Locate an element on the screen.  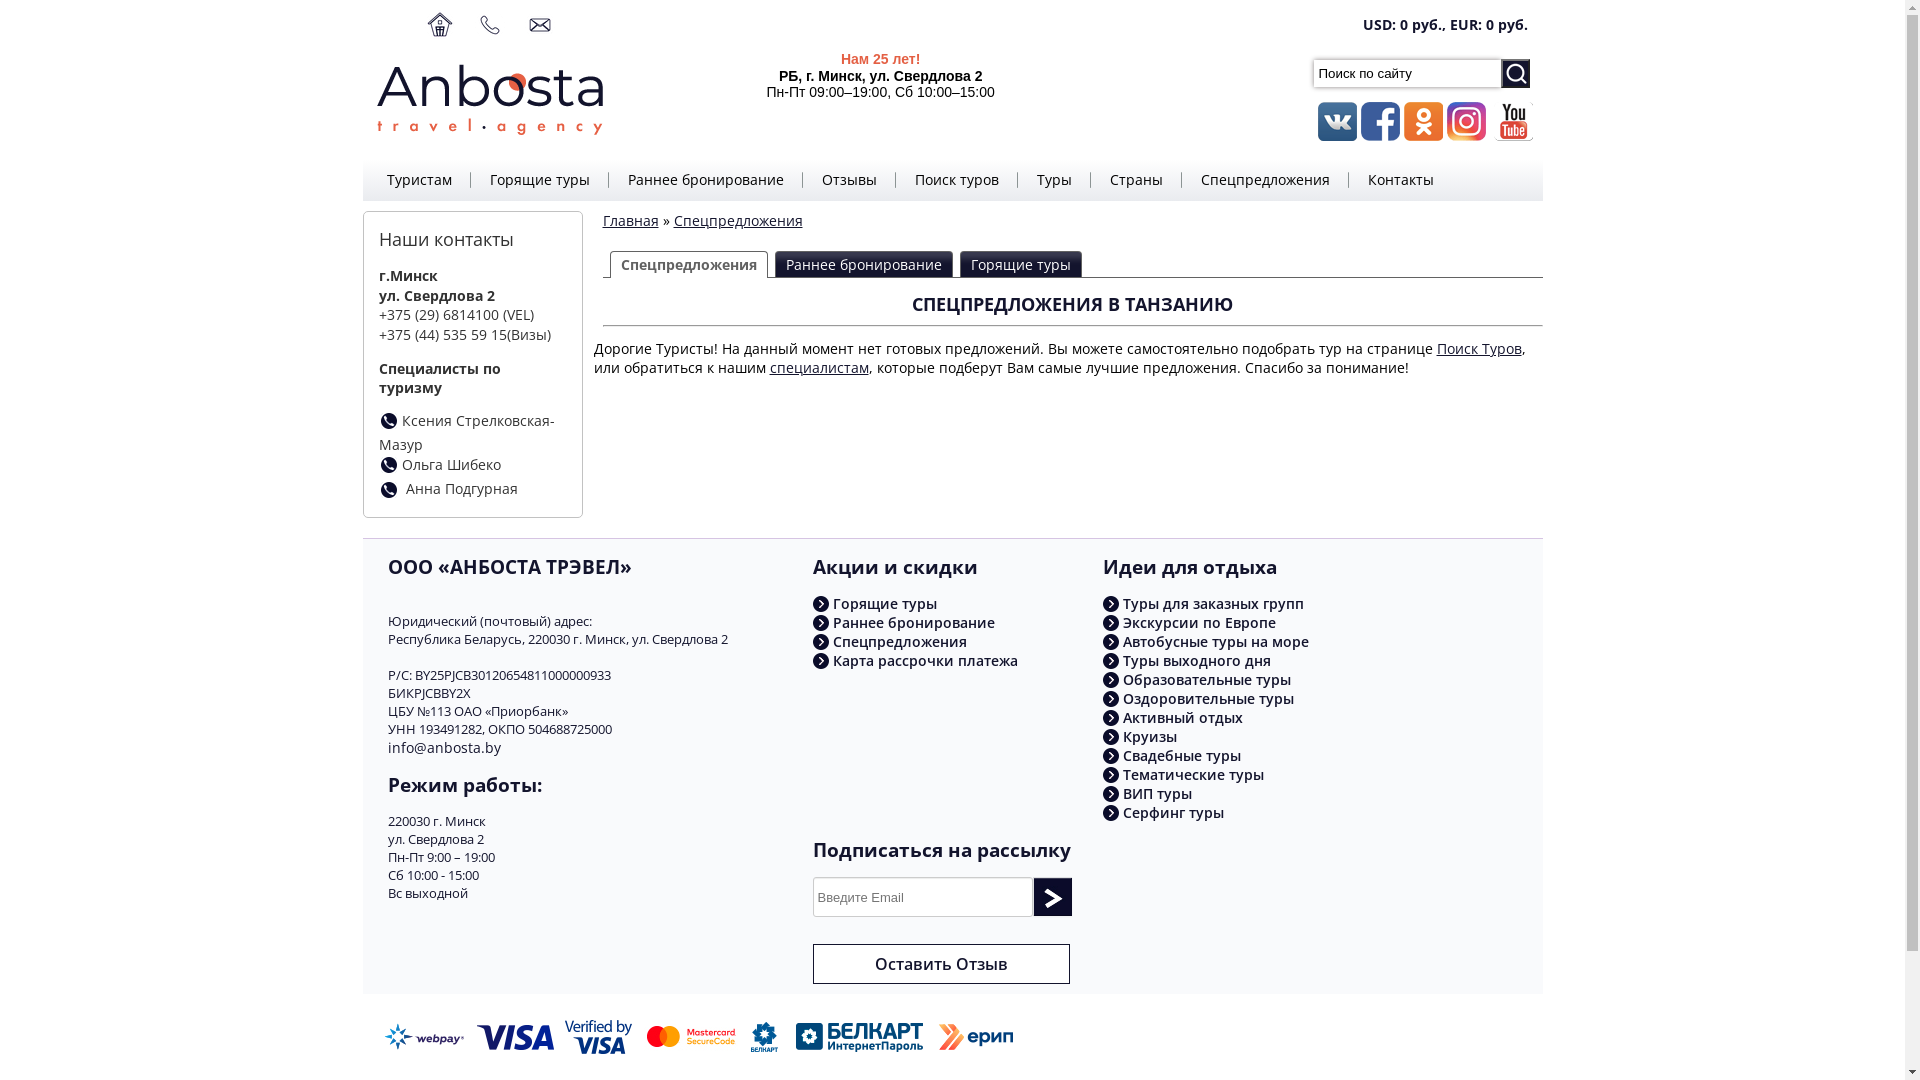
'+375 (44) 535 59 15' is located at coordinates (440, 333).